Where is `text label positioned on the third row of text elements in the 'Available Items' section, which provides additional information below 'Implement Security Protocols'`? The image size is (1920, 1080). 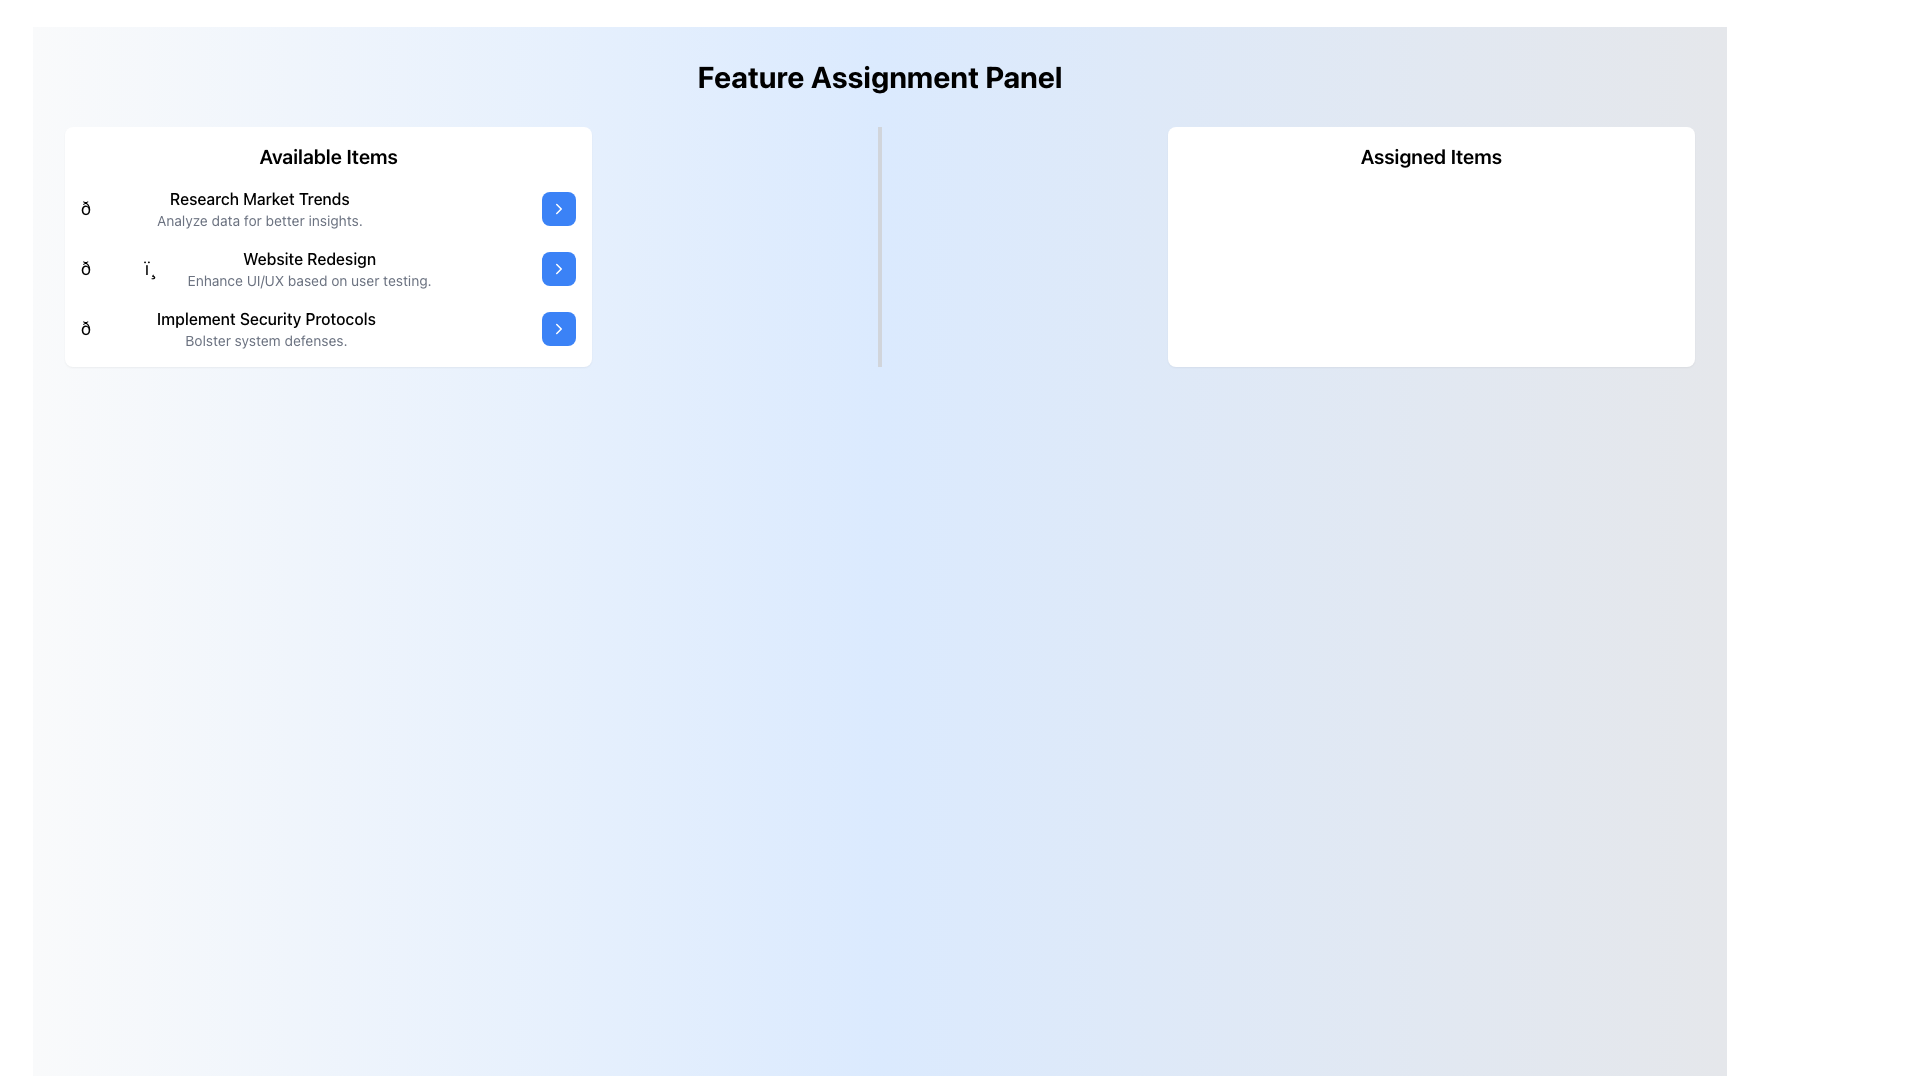
text label positioned on the third row of text elements in the 'Available Items' section, which provides additional information below 'Implement Security Protocols' is located at coordinates (265, 339).